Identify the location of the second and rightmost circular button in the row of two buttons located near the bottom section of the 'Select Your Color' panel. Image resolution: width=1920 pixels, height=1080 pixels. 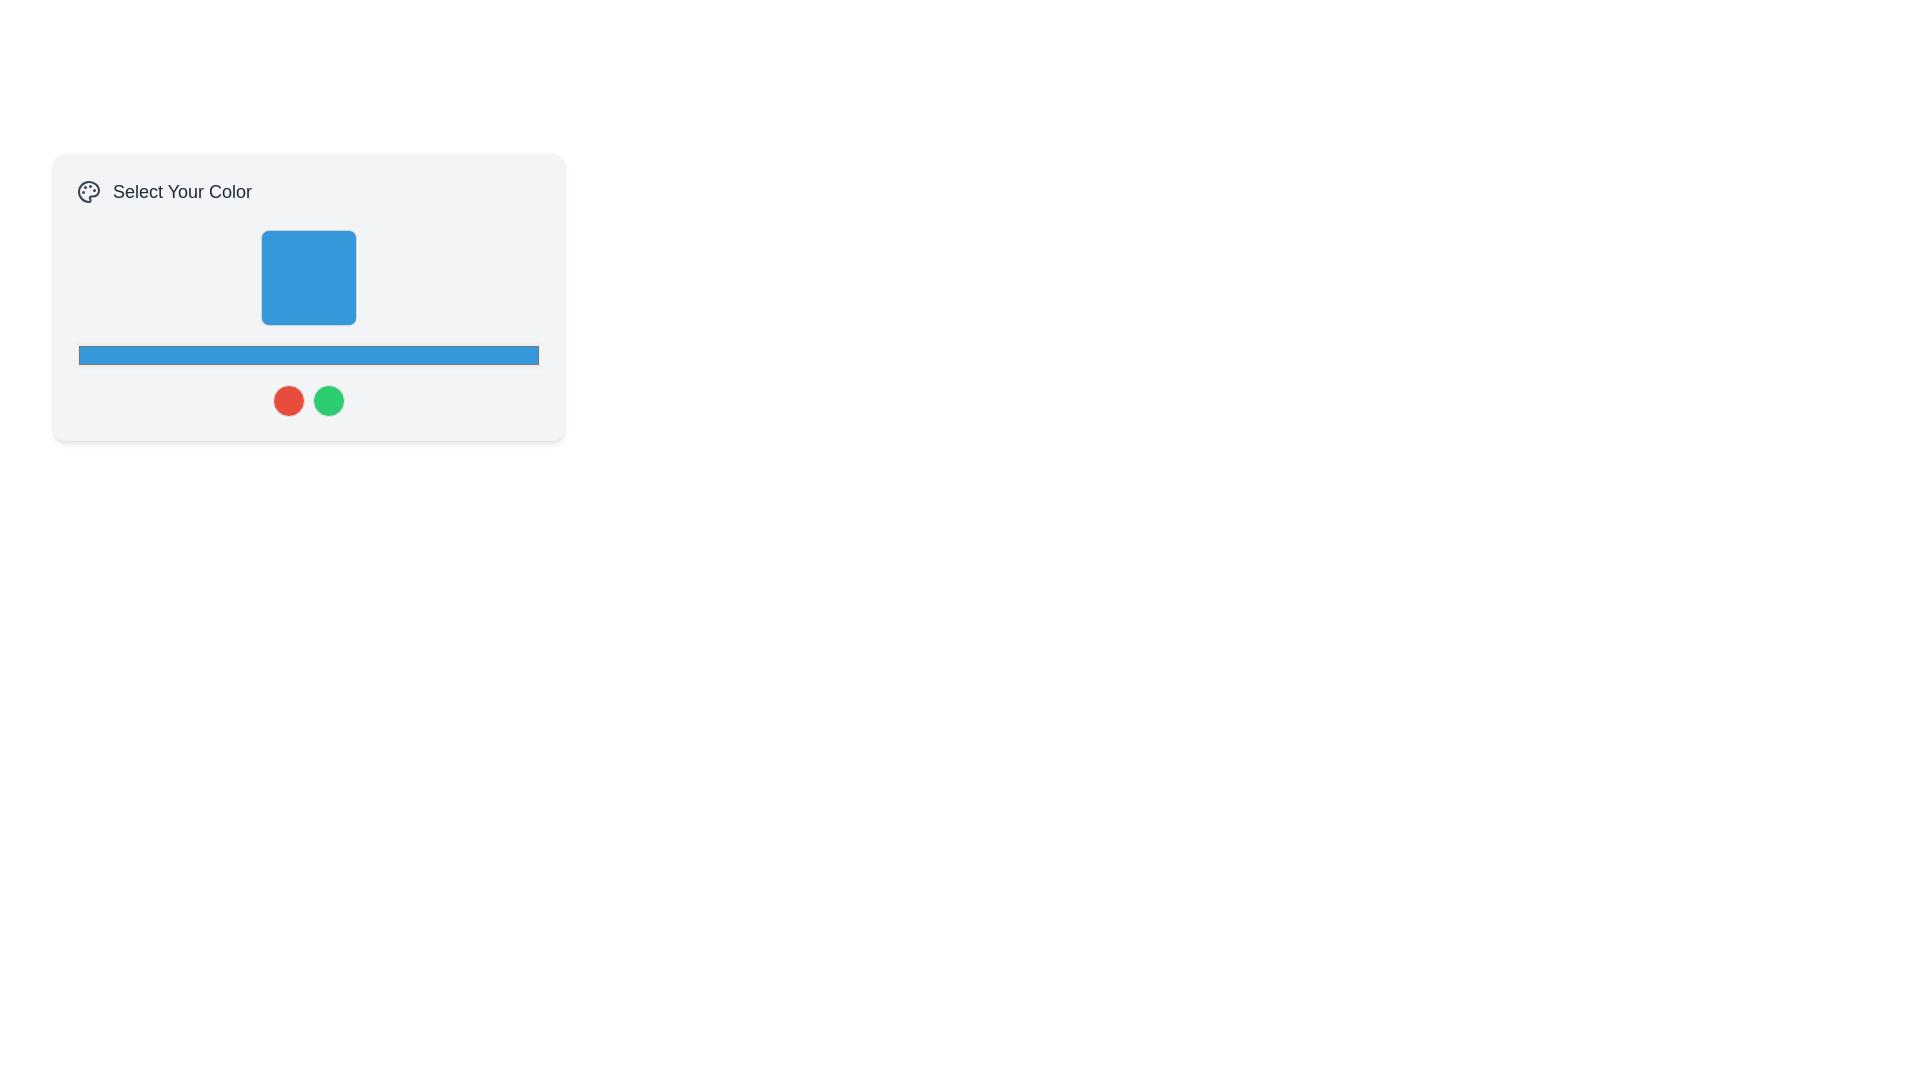
(329, 401).